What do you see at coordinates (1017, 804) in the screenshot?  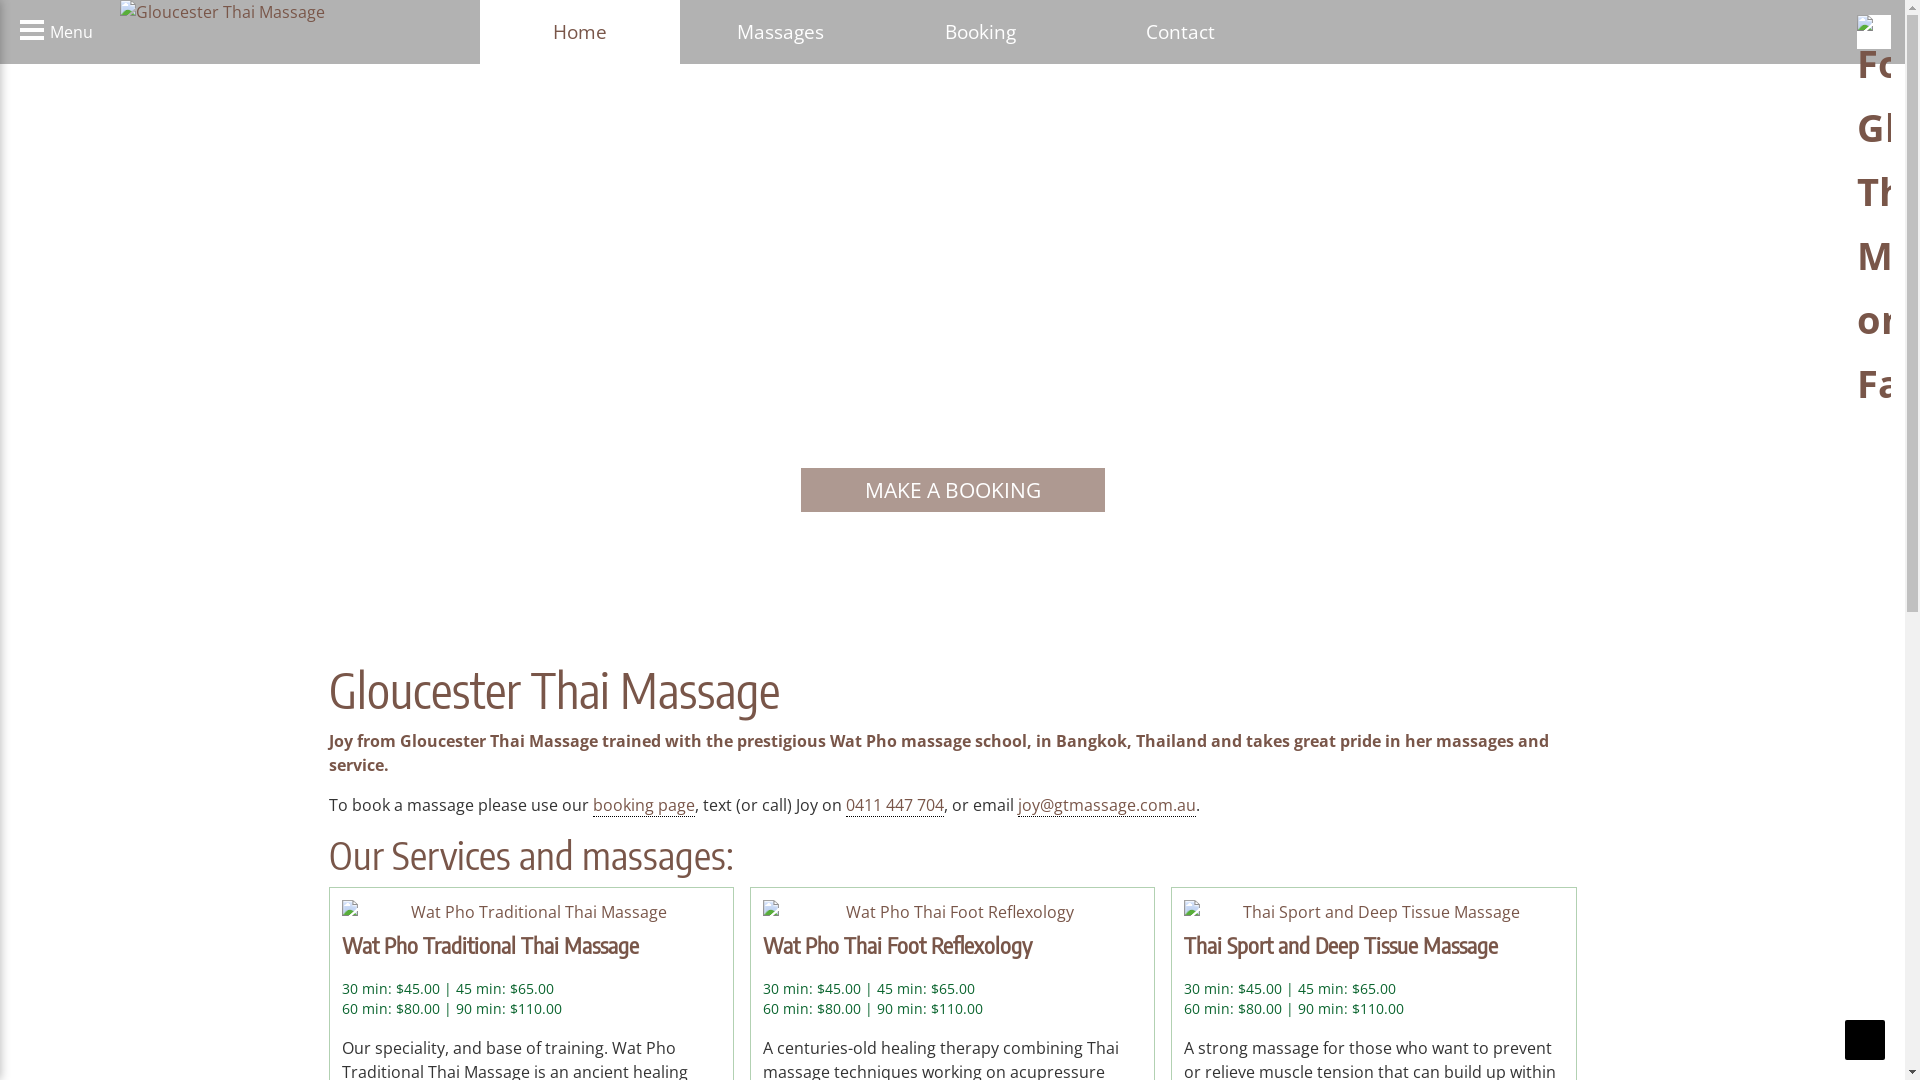 I see `'joy@gtmassage.com.au'` at bounding box center [1017, 804].